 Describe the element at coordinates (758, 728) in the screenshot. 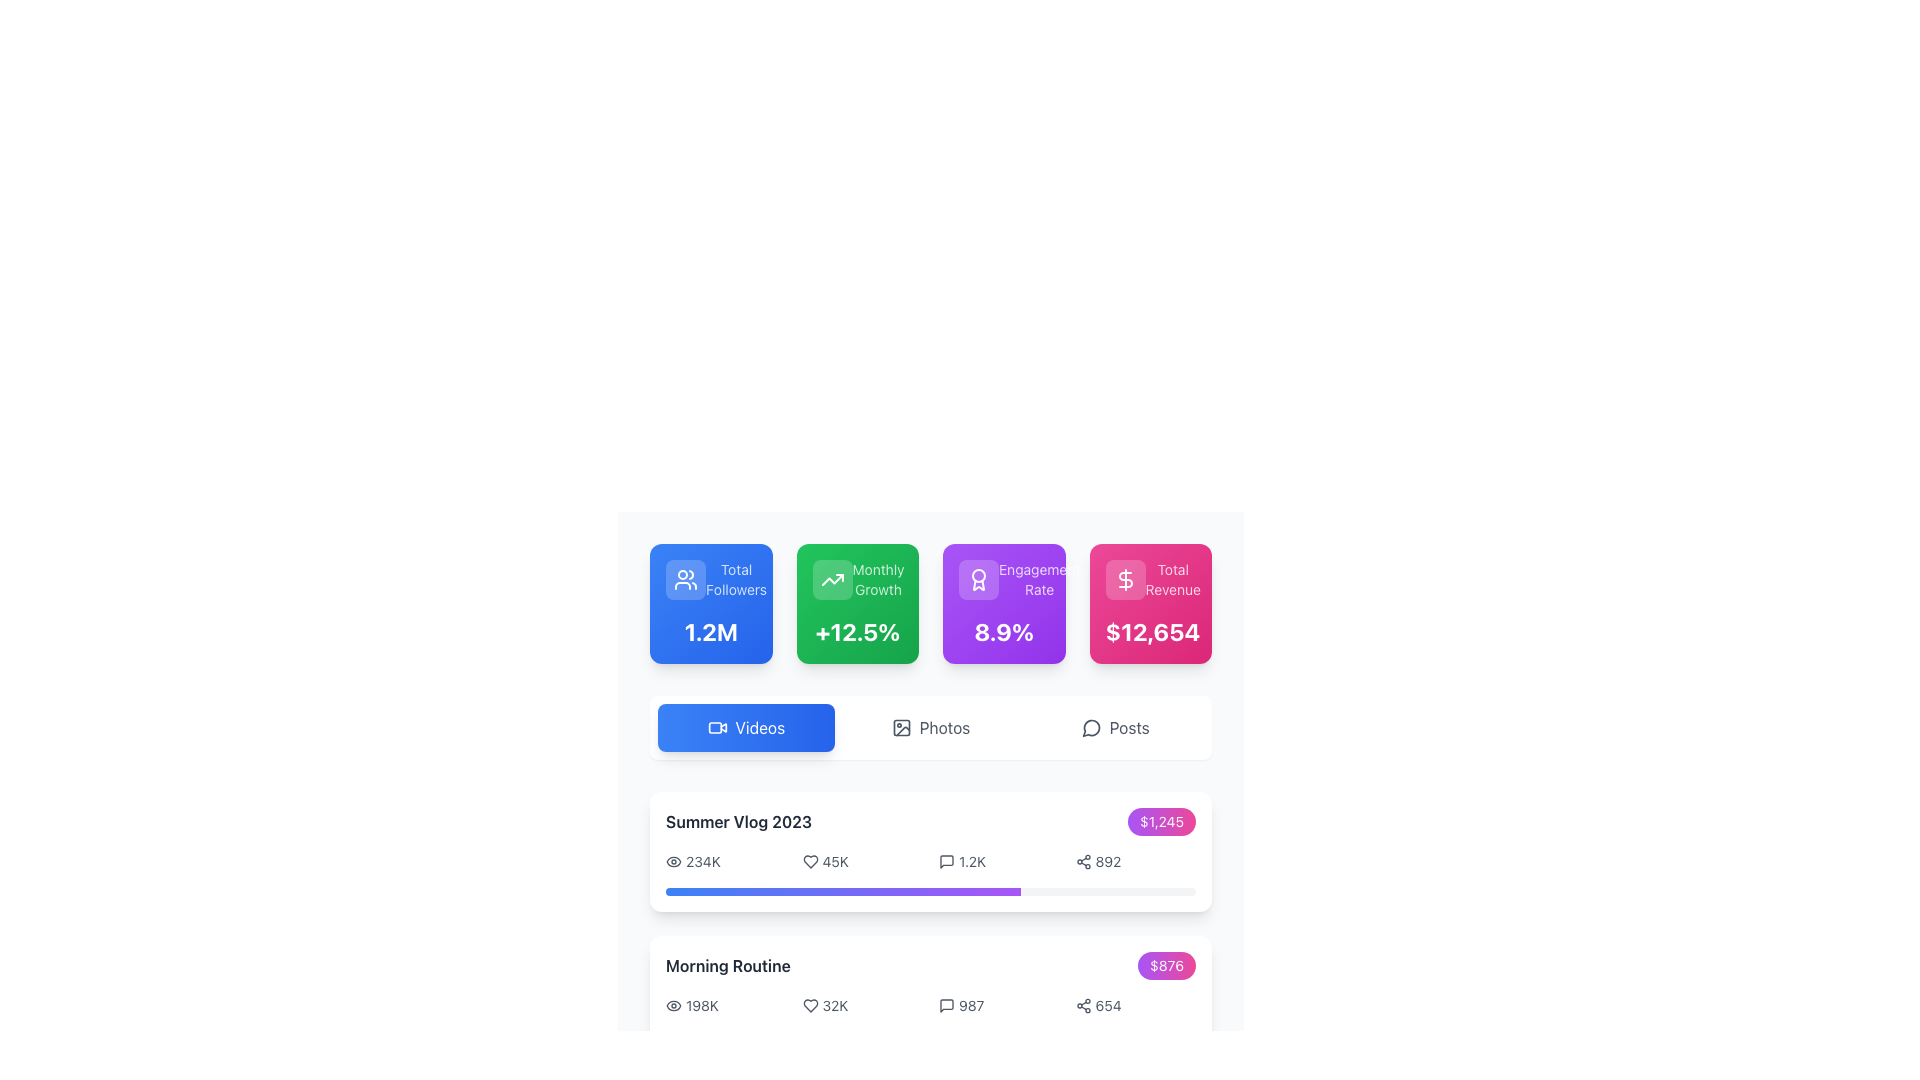

I see `the 'Videos' text label located in the center-right portion of a blue gradient button with a video camera icon on the left to interact with the button` at that location.